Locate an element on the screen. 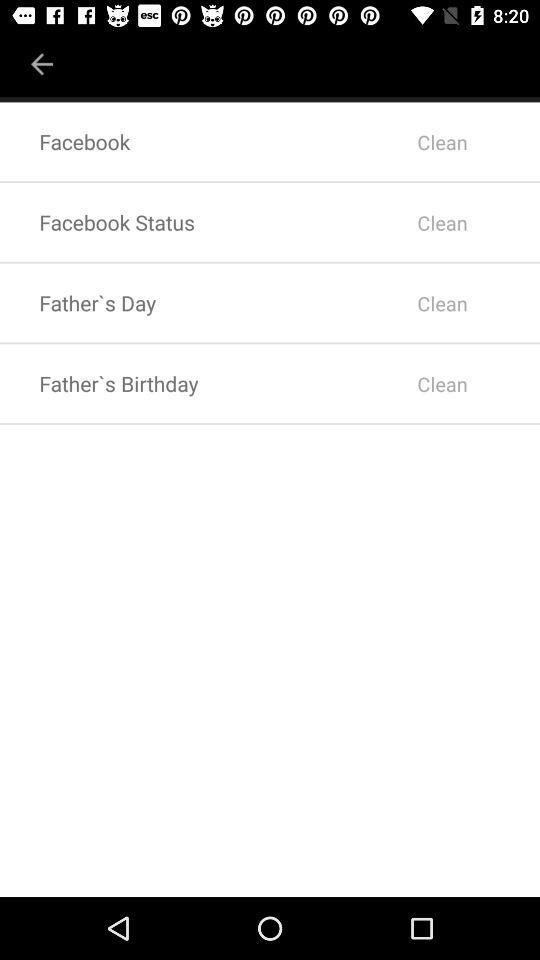 The height and width of the screenshot is (960, 540). the arrow_backward icon is located at coordinates (42, 56).